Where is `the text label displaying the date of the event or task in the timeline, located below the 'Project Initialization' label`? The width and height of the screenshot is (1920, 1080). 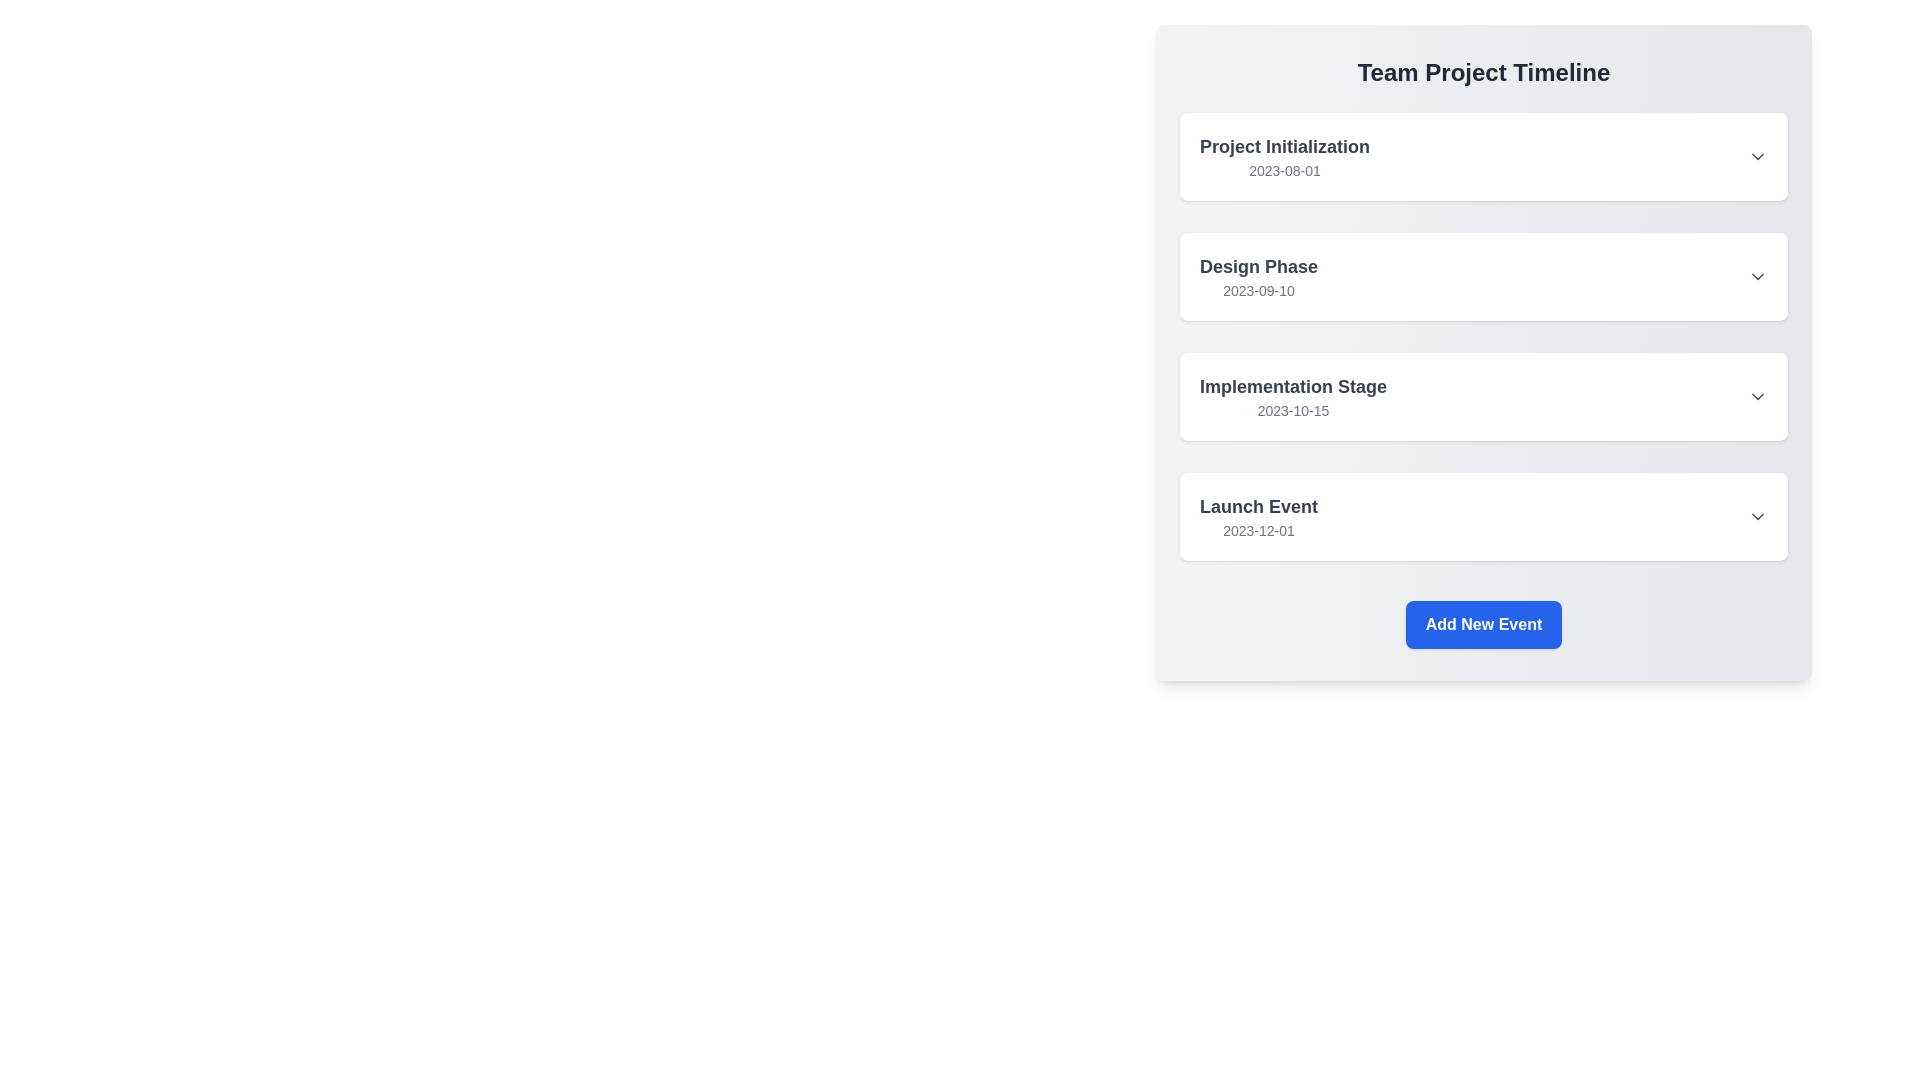 the text label displaying the date of the event or task in the timeline, located below the 'Project Initialization' label is located at coordinates (1285, 169).